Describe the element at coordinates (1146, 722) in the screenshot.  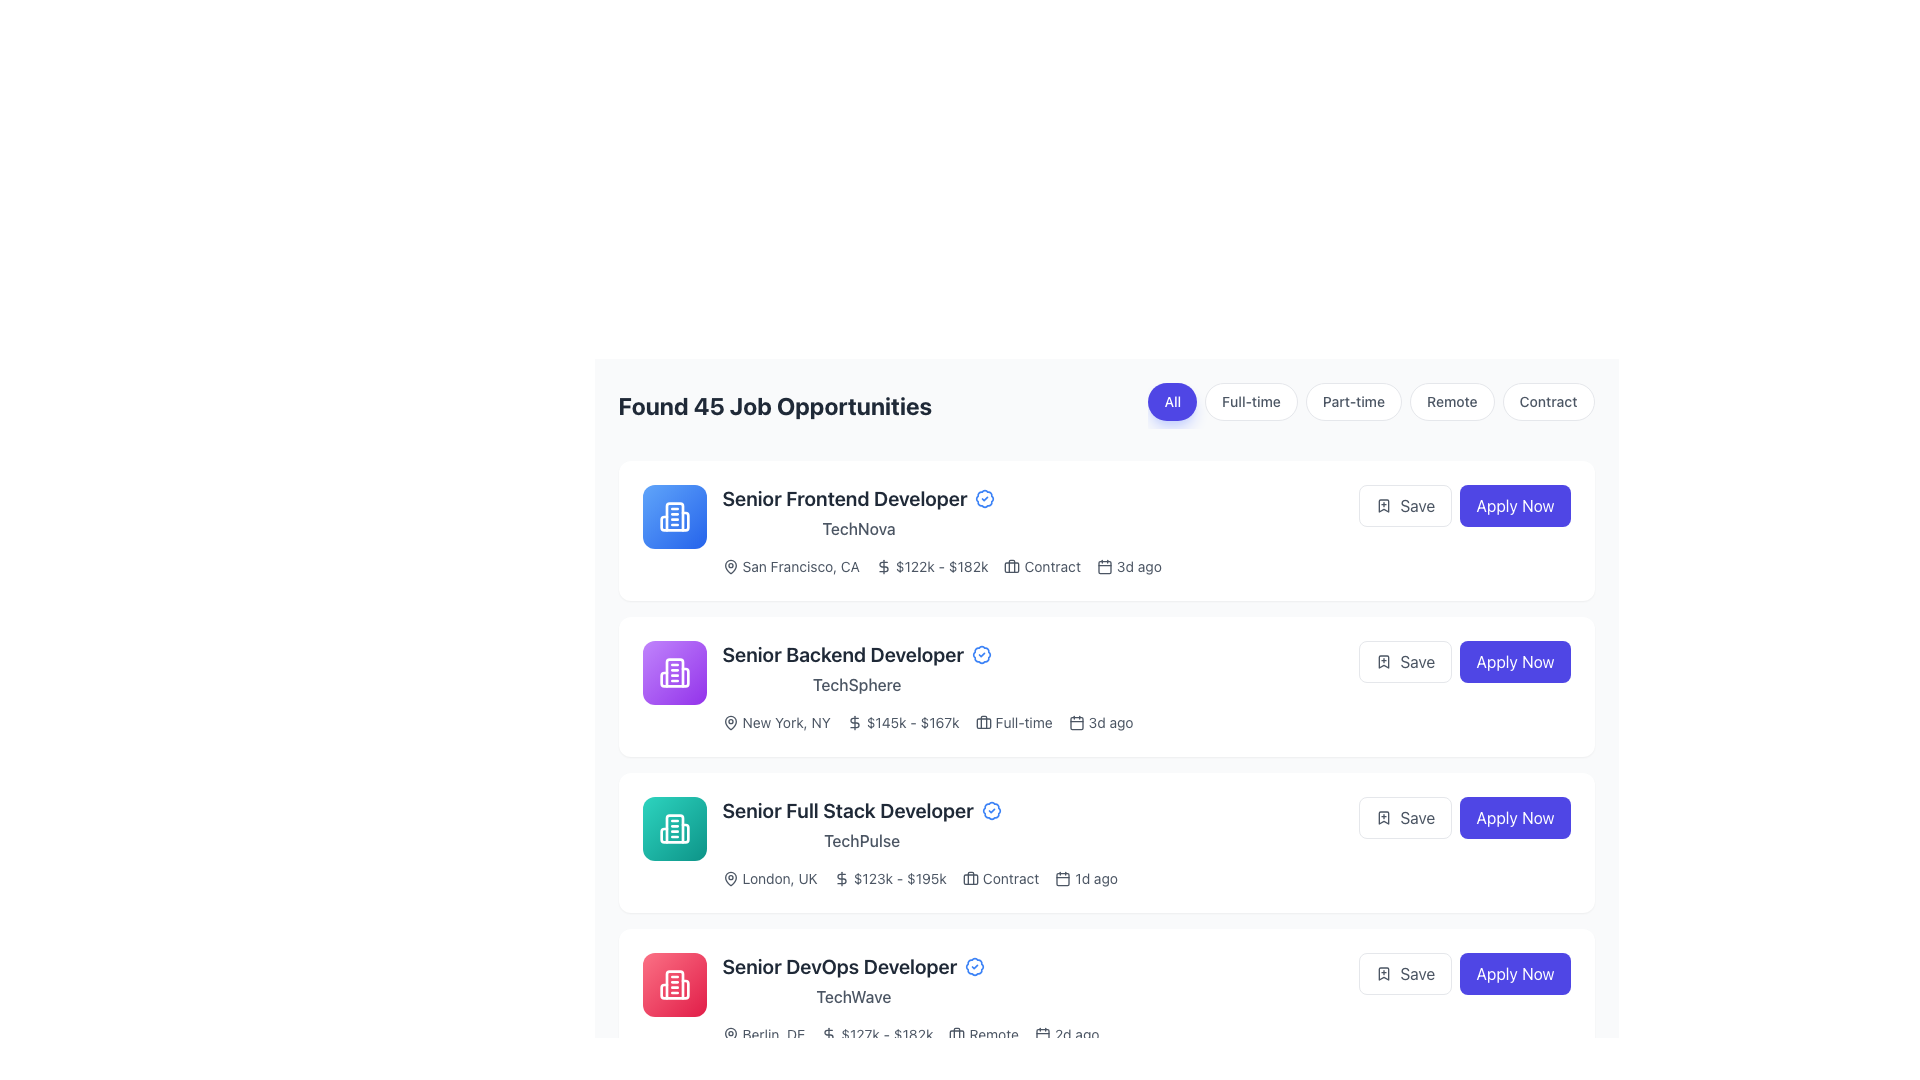
I see `the informational metadata row beneath the title 'Senior Backend Developer' and above the 'Save' and 'Apply Now' buttons in the job listing for TechSphere` at that location.